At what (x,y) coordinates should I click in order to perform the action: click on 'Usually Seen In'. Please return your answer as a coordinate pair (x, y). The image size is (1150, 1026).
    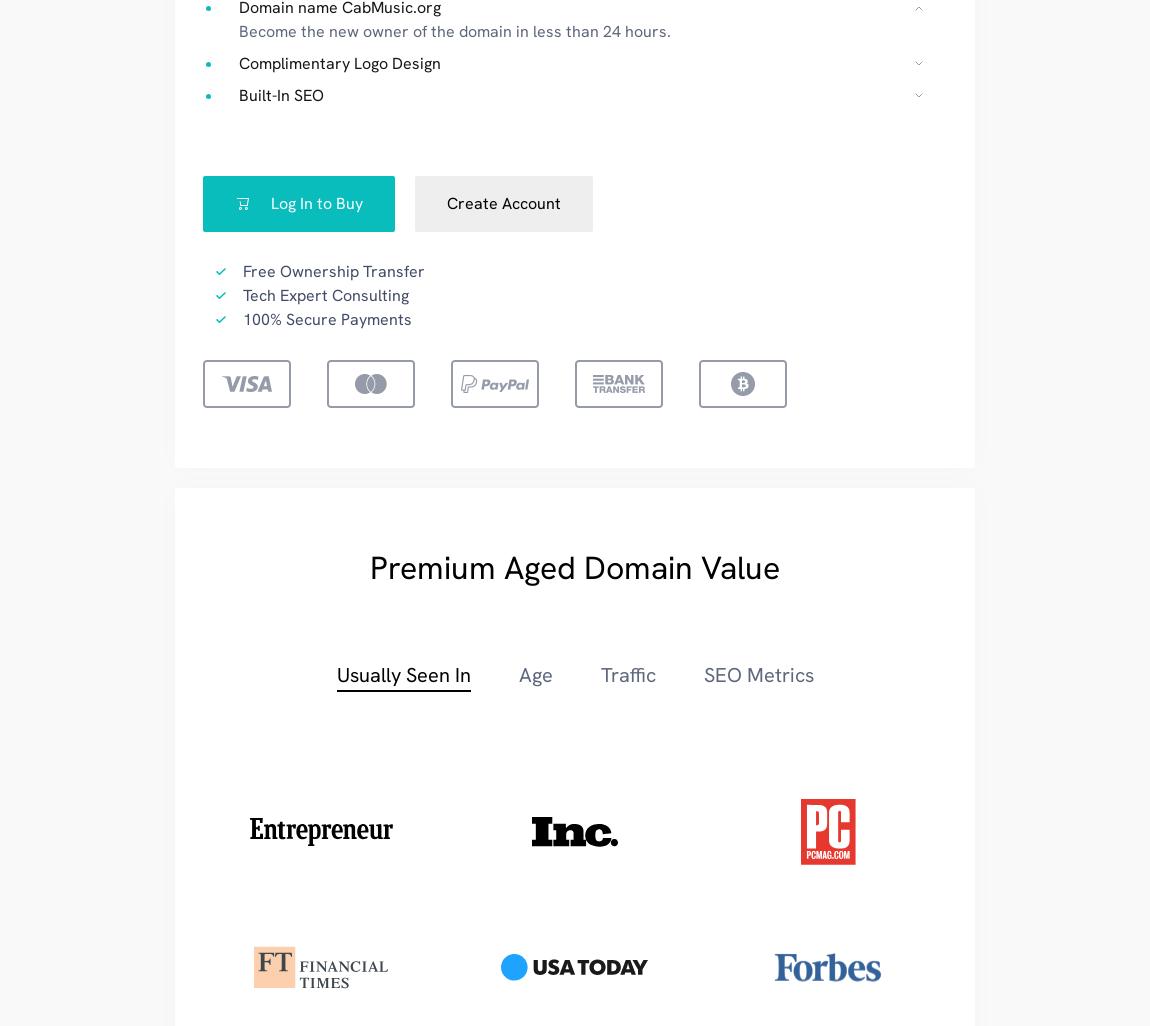
    Looking at the image, I should click on (402, 672).